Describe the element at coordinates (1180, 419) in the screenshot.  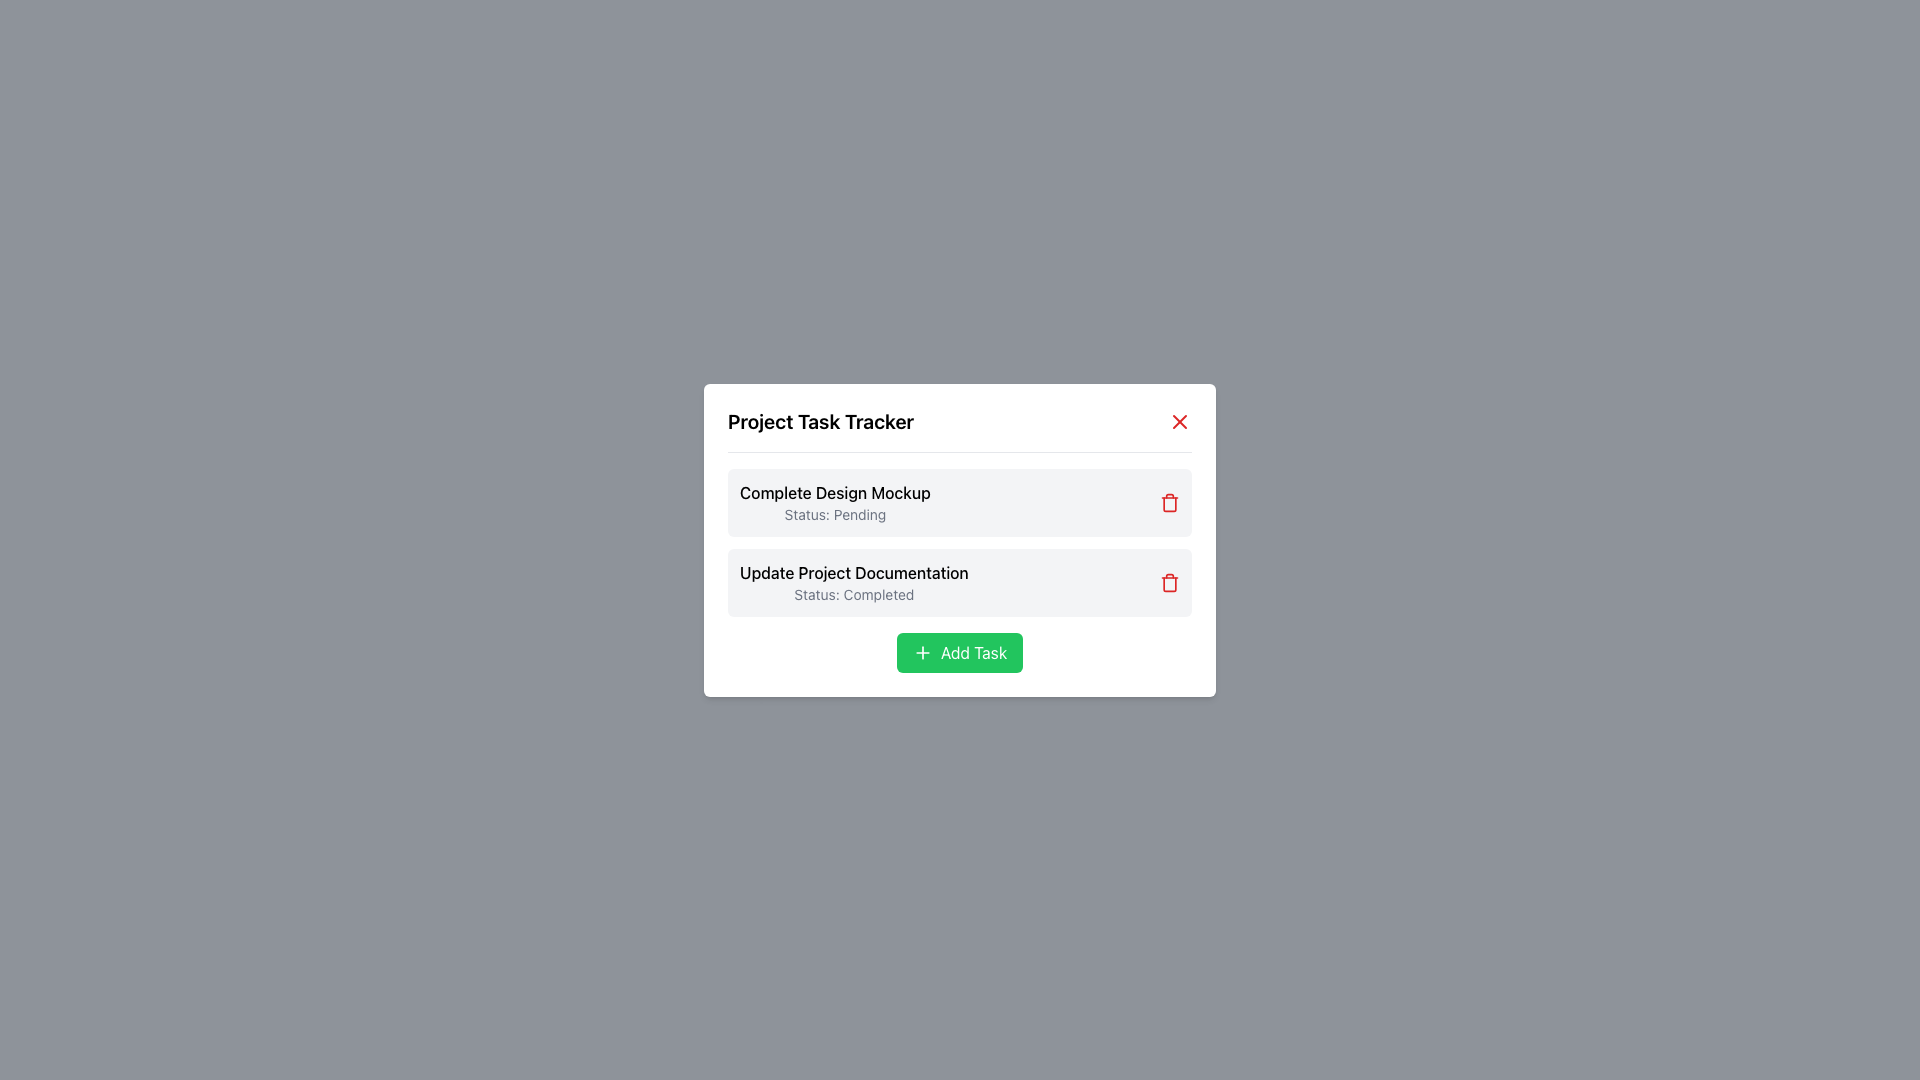
I see `the red 'X' icon in the top-right corner of the modal titled 'Project Task Tracker'` at that location.